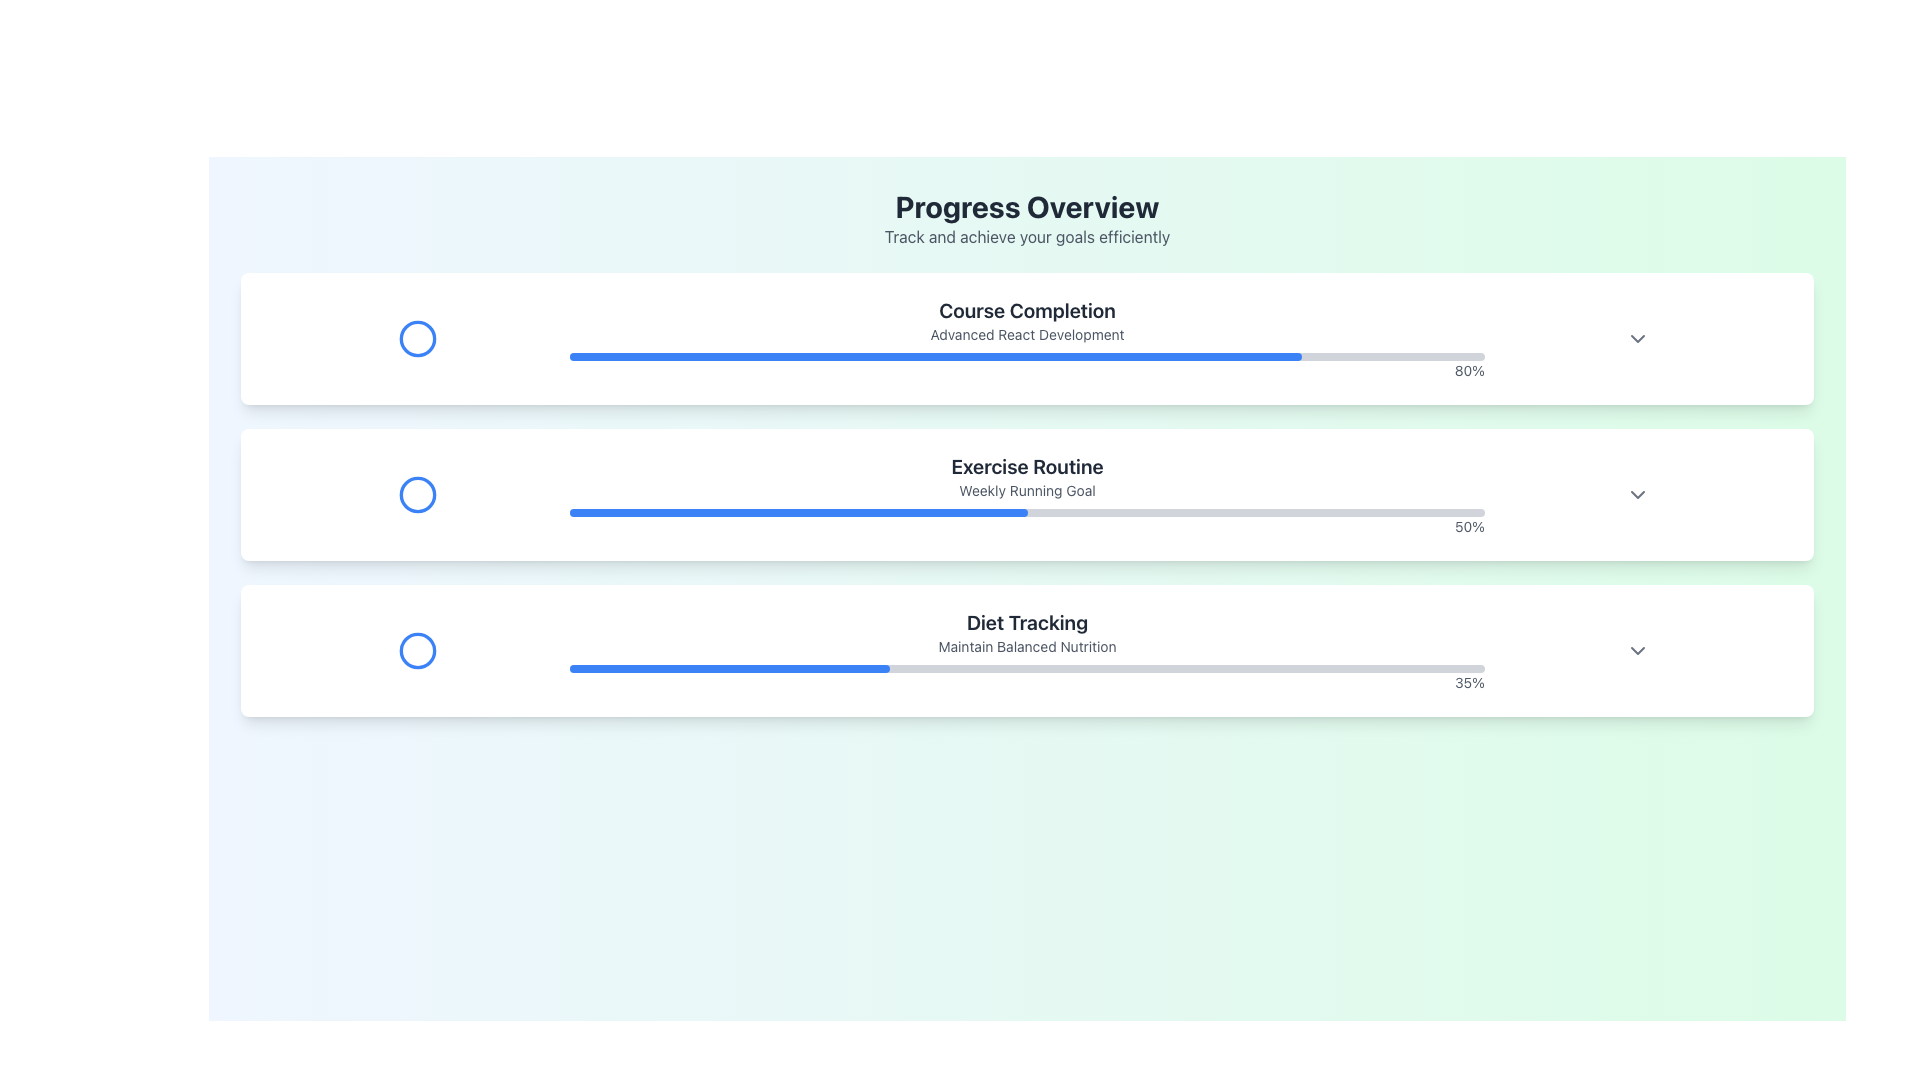  What do you see at coordinates (1027, 622) in the screenshot?
I see `the 'Diet Tracking' text label, which is styled with a bold, large font and is located in the third row of a three-column grid` at bounding box center [1027, 622].